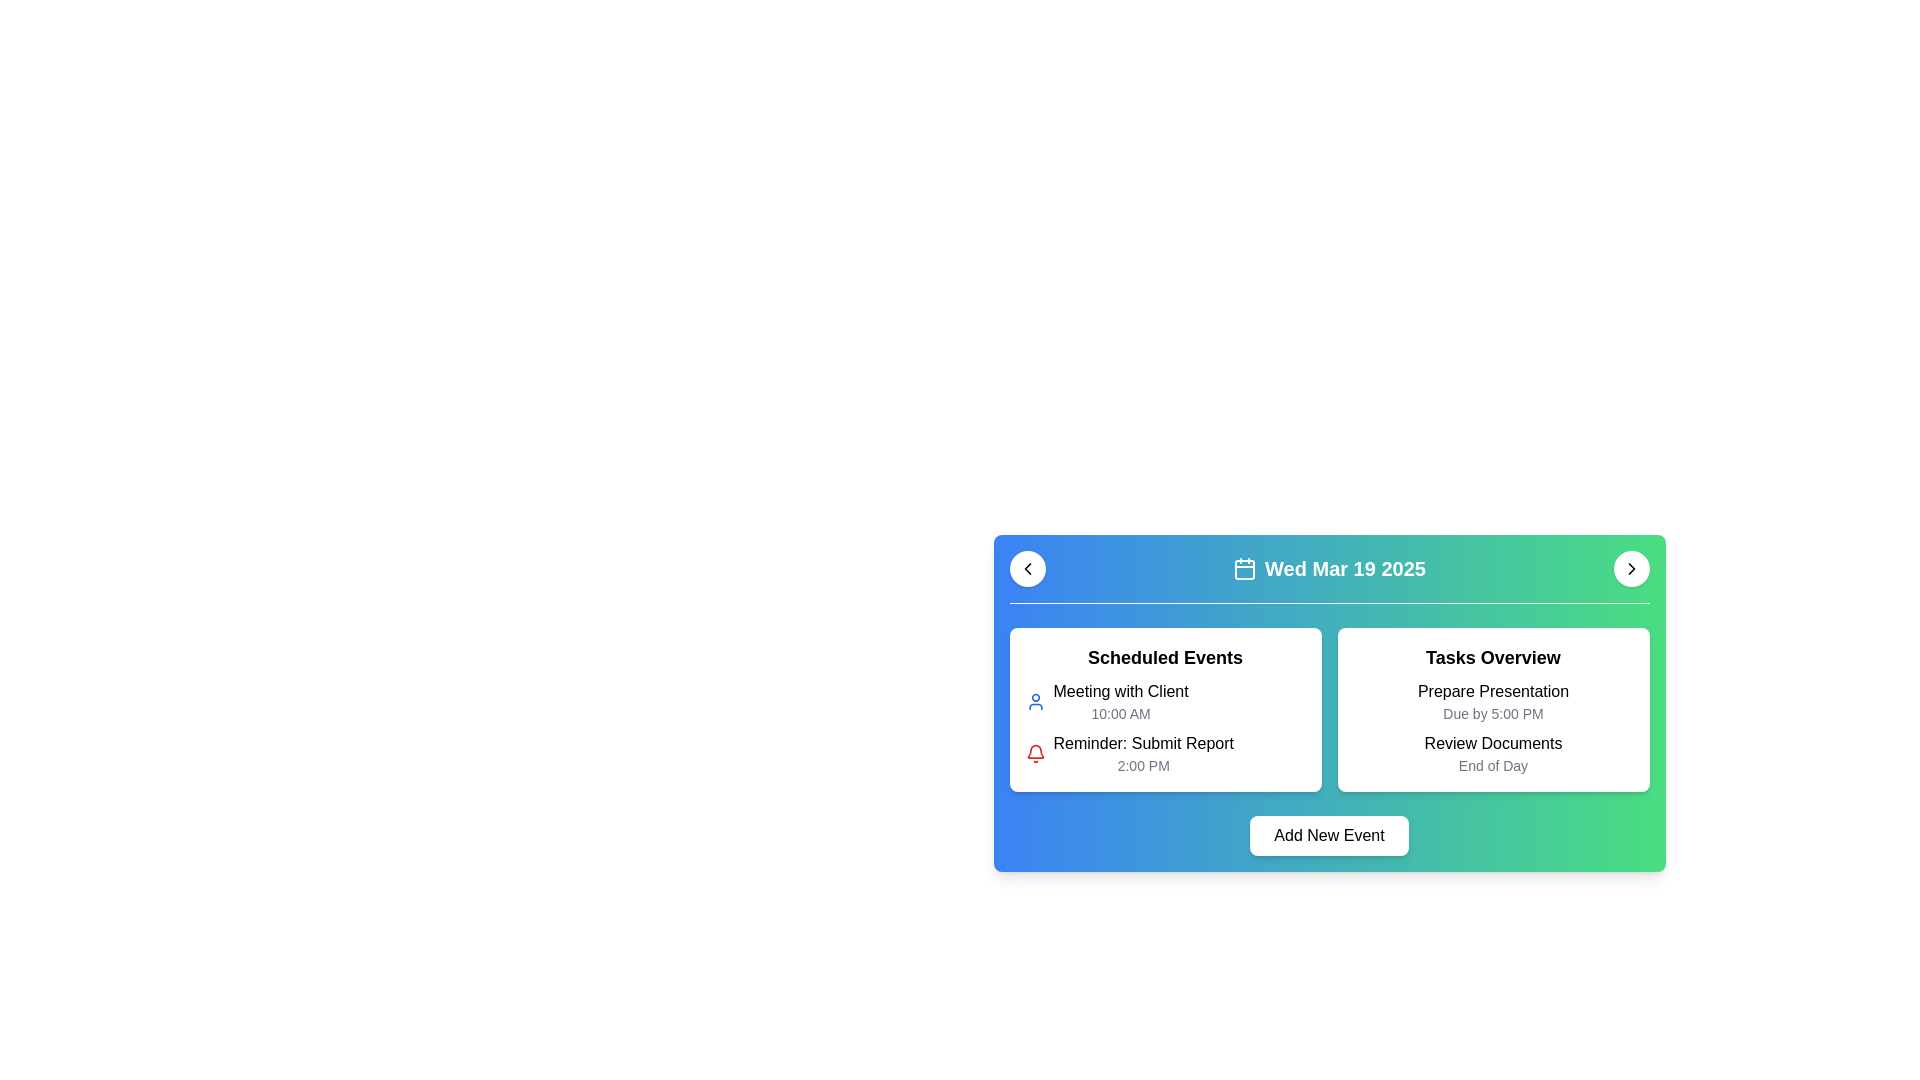 The height and width of the screenshot is (1080, 1920). What do you see at coordinates (1035, 751) in the screenshot?
I see `the upper part of the bell-shaped icon located in the top left corner of the calendar interface` at bounding box center [1035, 751].